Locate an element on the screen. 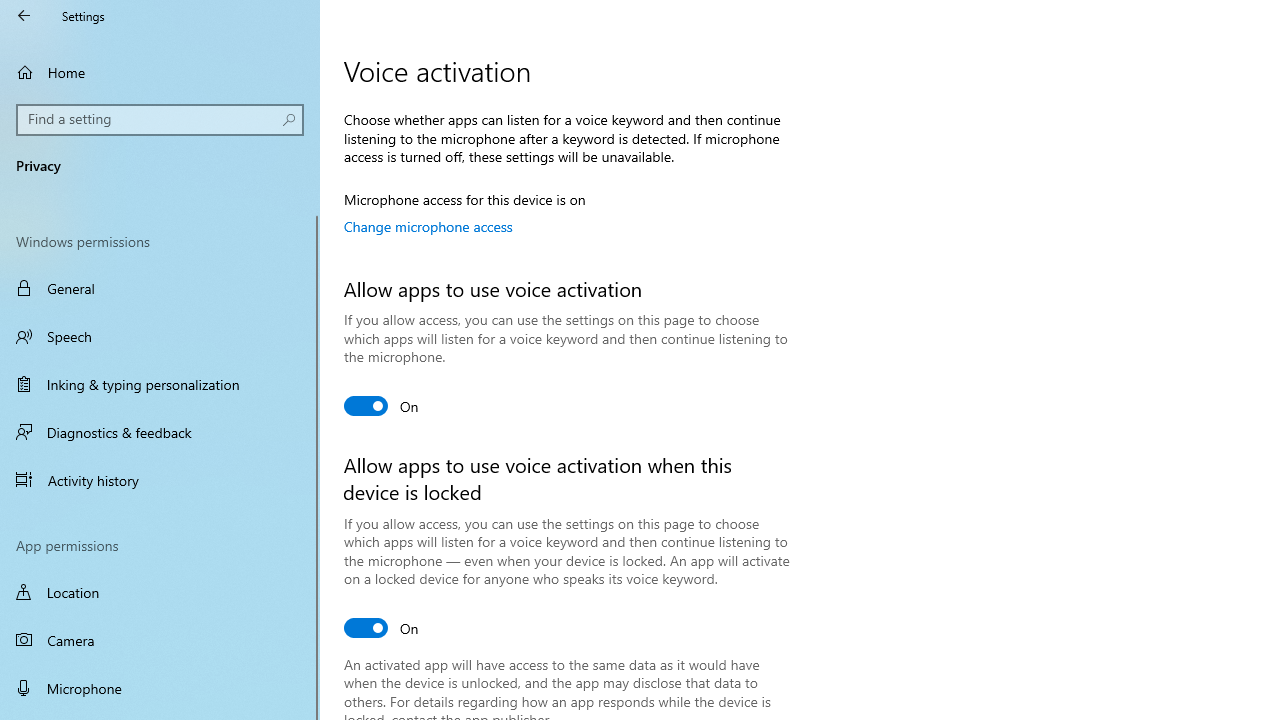 The height and width of the screenshot is (720, 1280). 'Location' is located at coordinates (160, 591).